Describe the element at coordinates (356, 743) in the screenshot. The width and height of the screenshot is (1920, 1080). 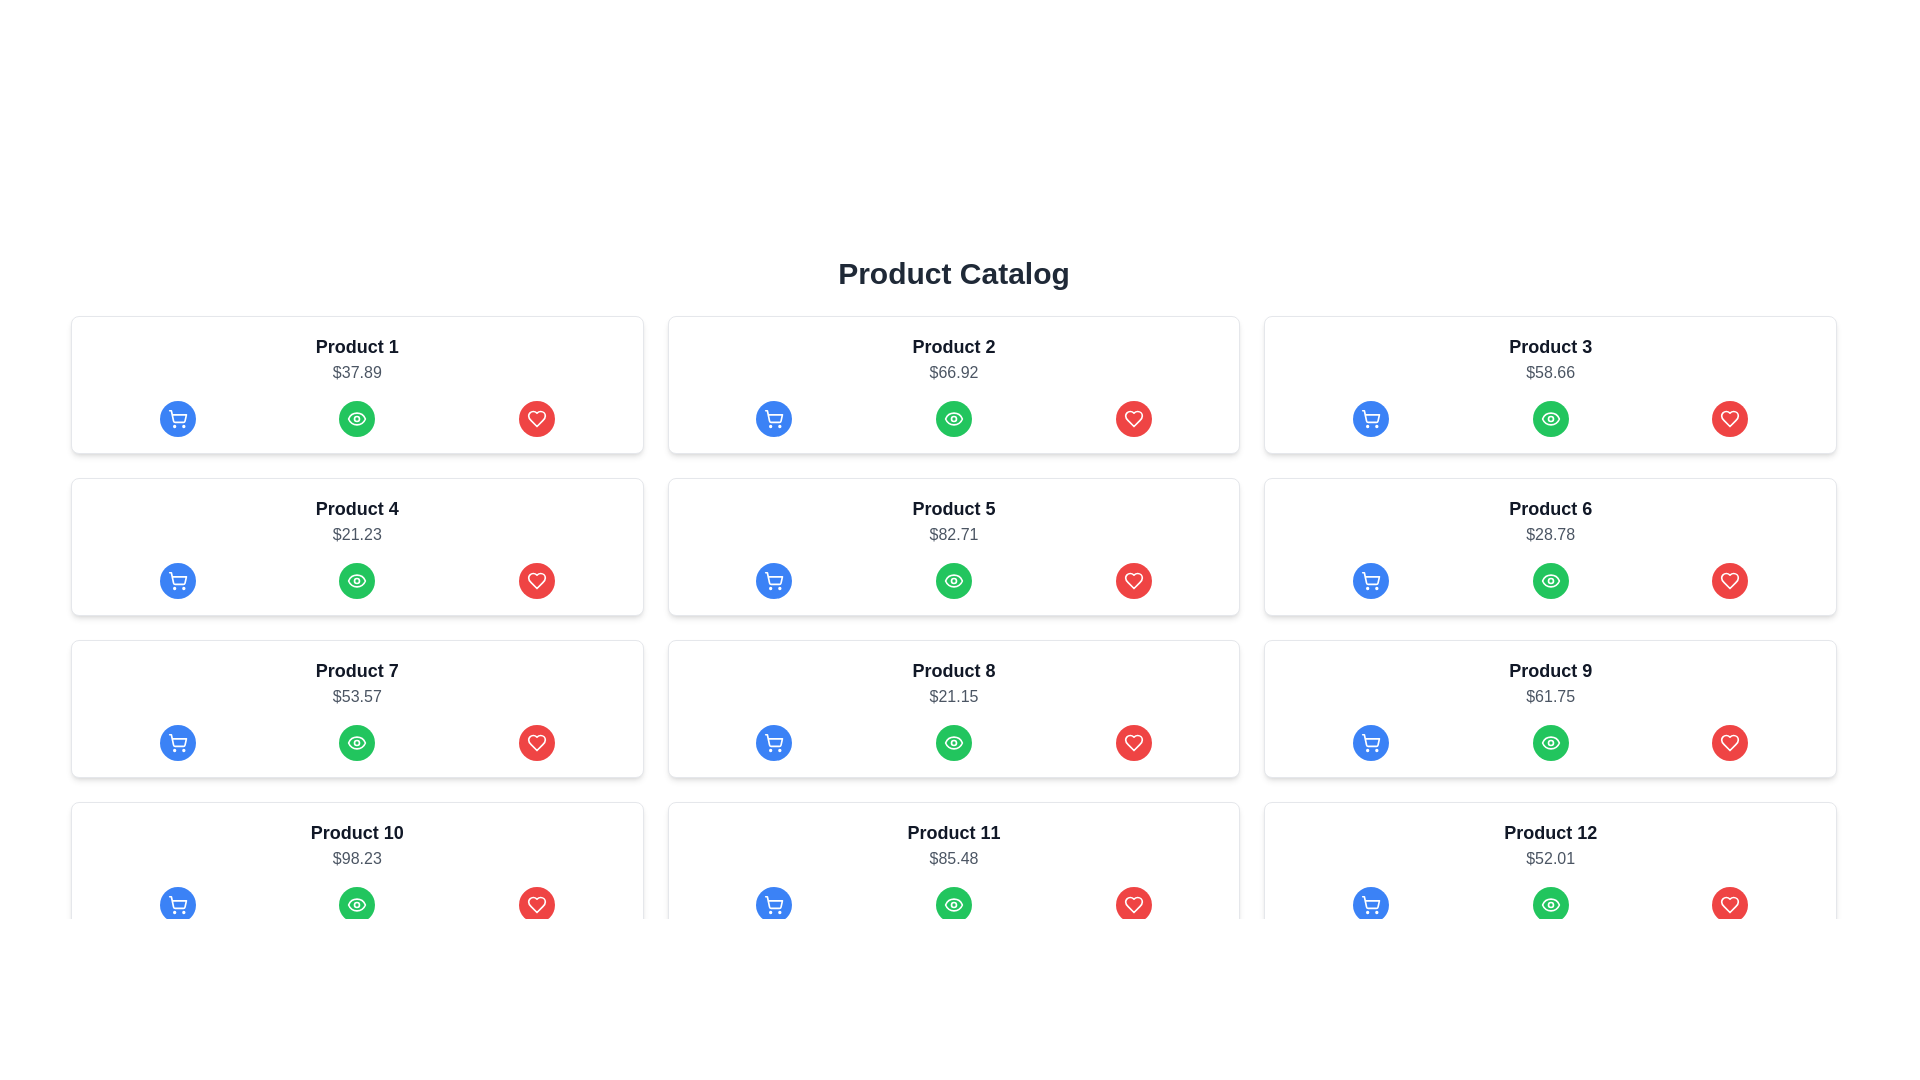
I see `the green circular button with a white eye icon at the center of the card labeled 'Product 7 $53.57'` at that location.